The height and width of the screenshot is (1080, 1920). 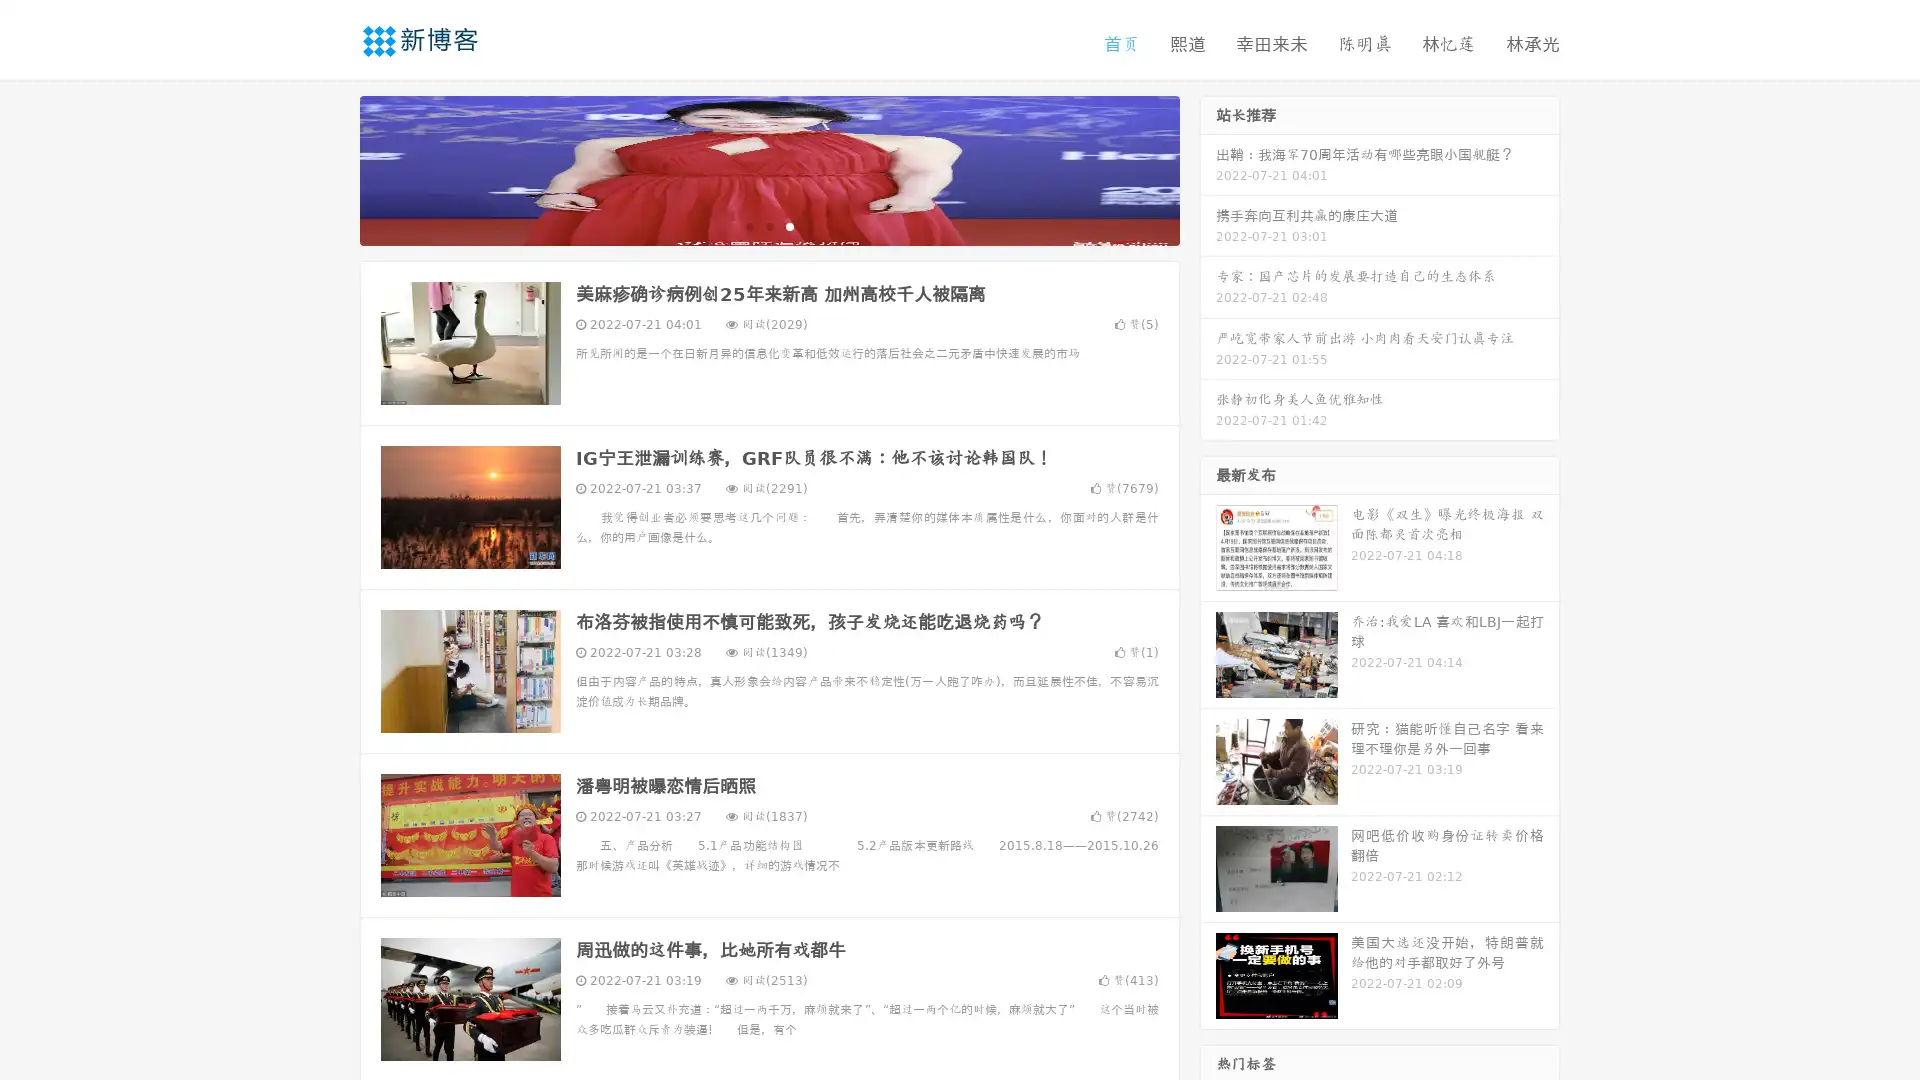 I want to click on Go to slide 2, so click(x=768, y=225).